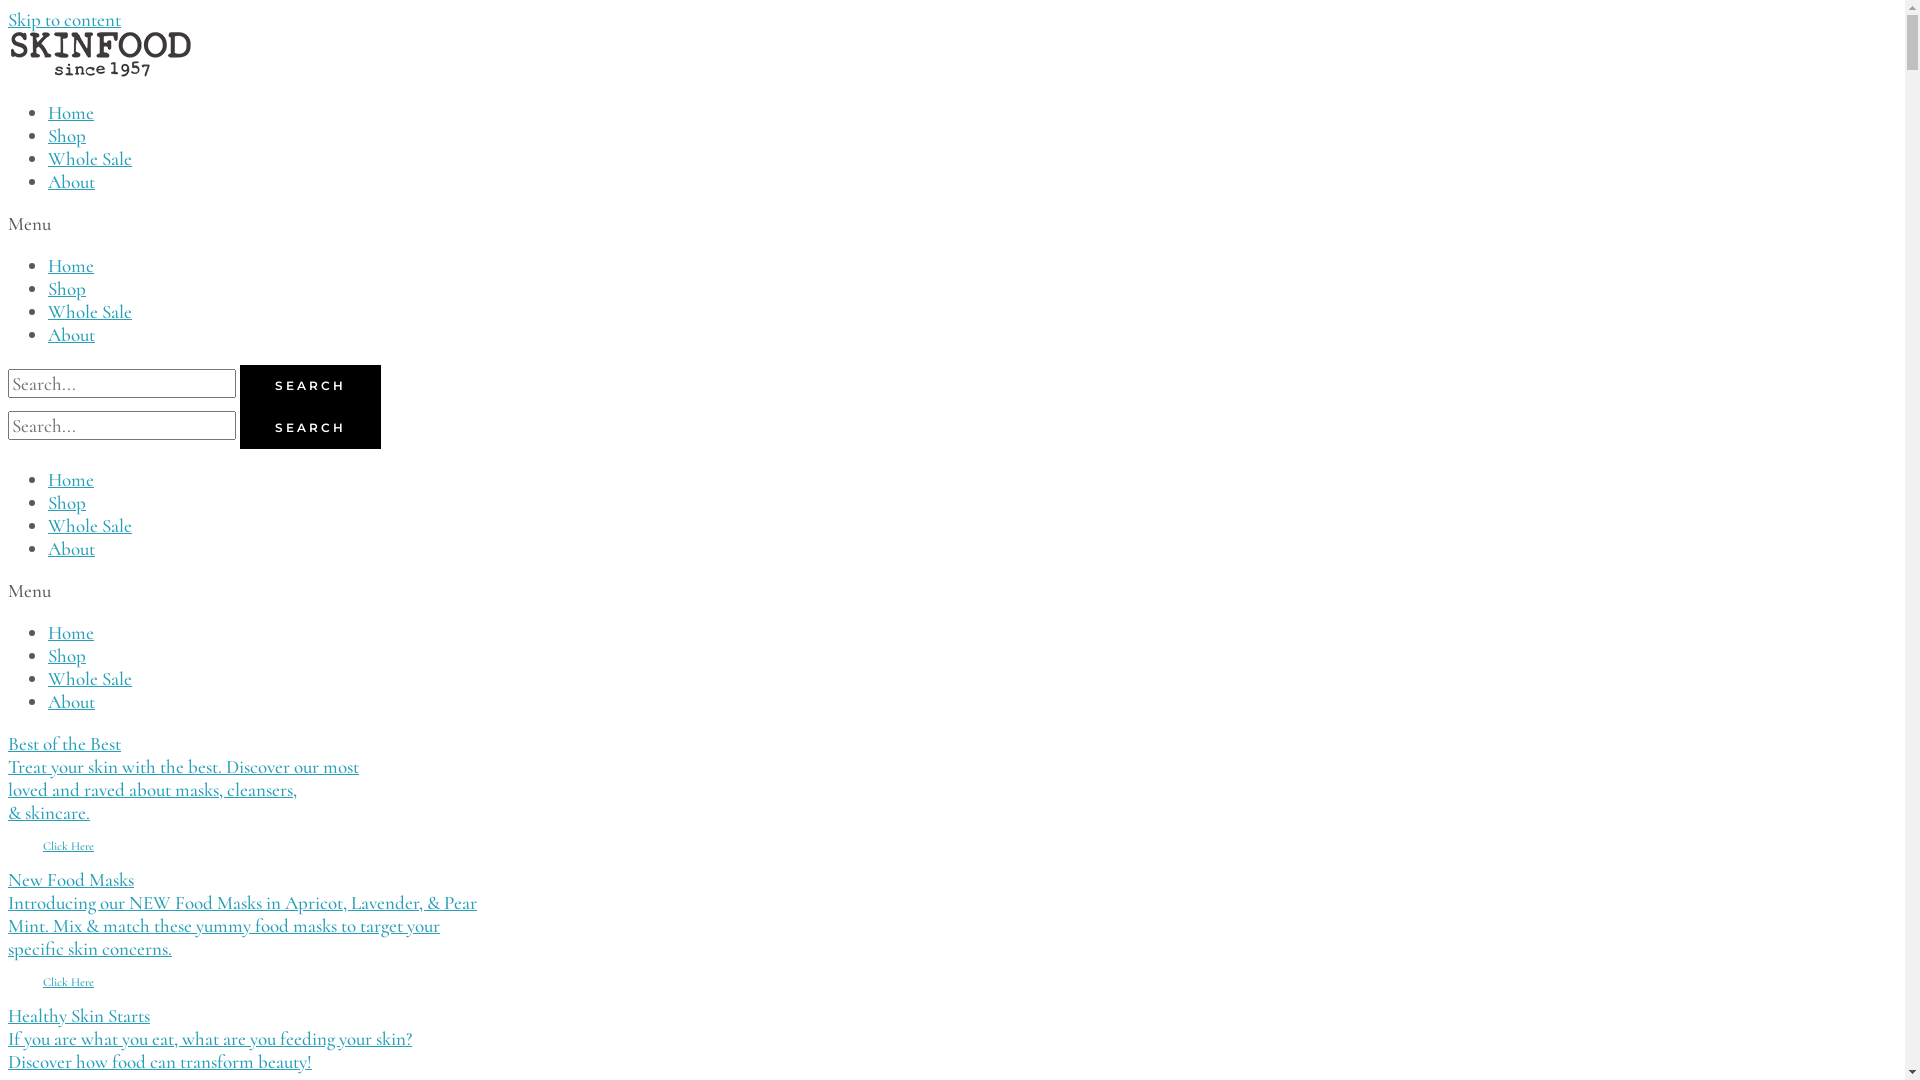  I want to click on 'Search', so click(120, 383).